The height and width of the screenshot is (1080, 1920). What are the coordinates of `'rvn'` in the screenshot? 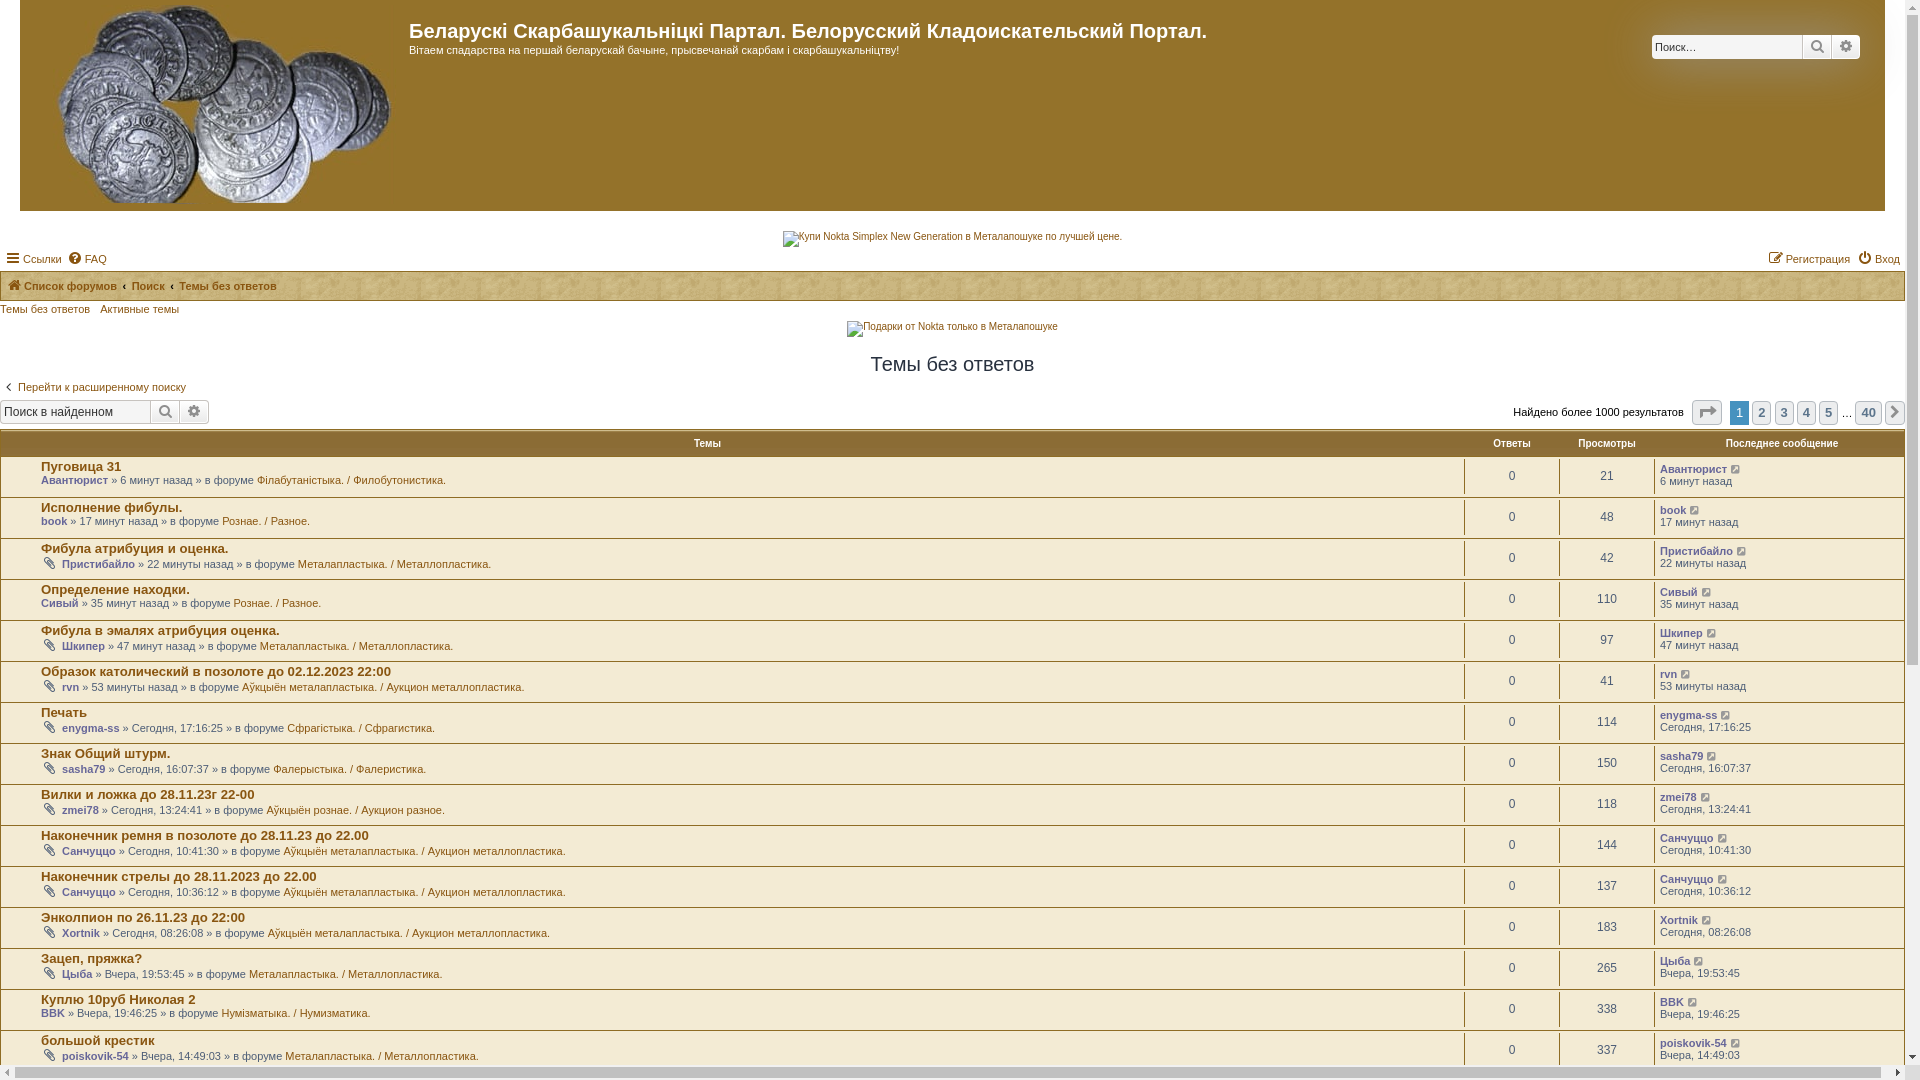 It's located at (1668, 674).